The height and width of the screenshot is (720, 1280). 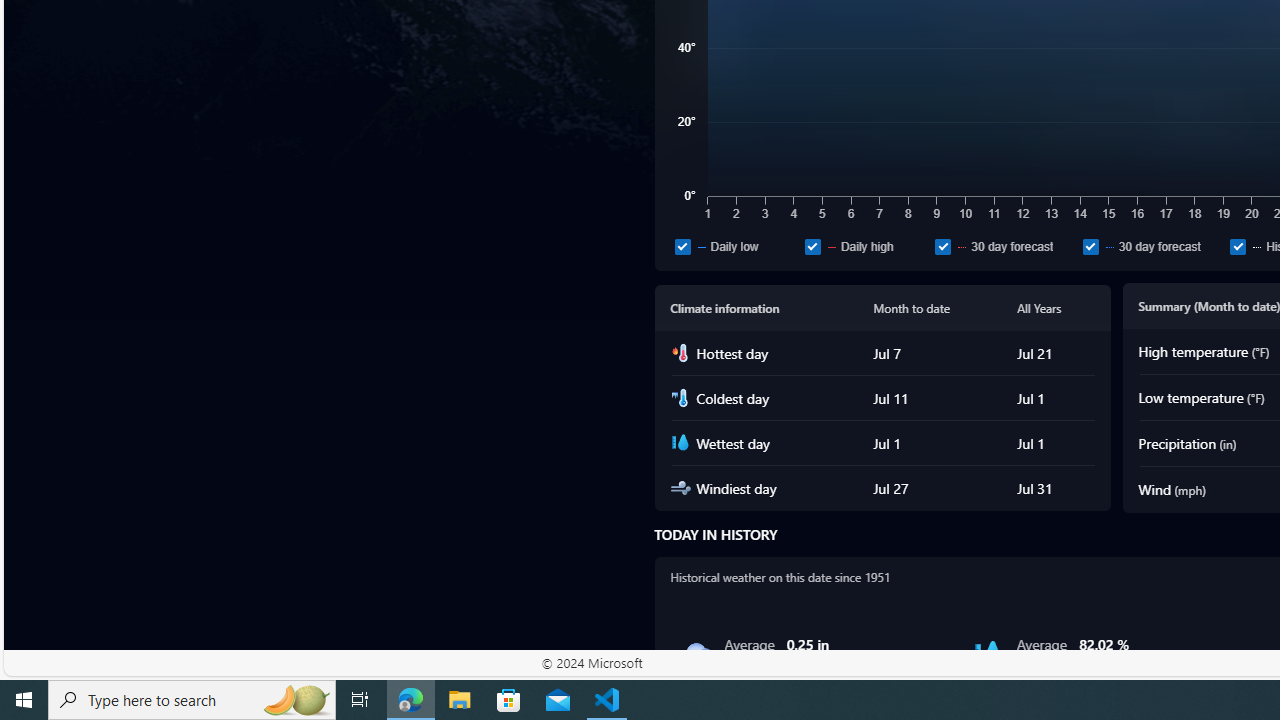 What do you see at coordinates (735, 245) in the screenshot?
I see `'Daily low'` at bounding box center [735, 245].